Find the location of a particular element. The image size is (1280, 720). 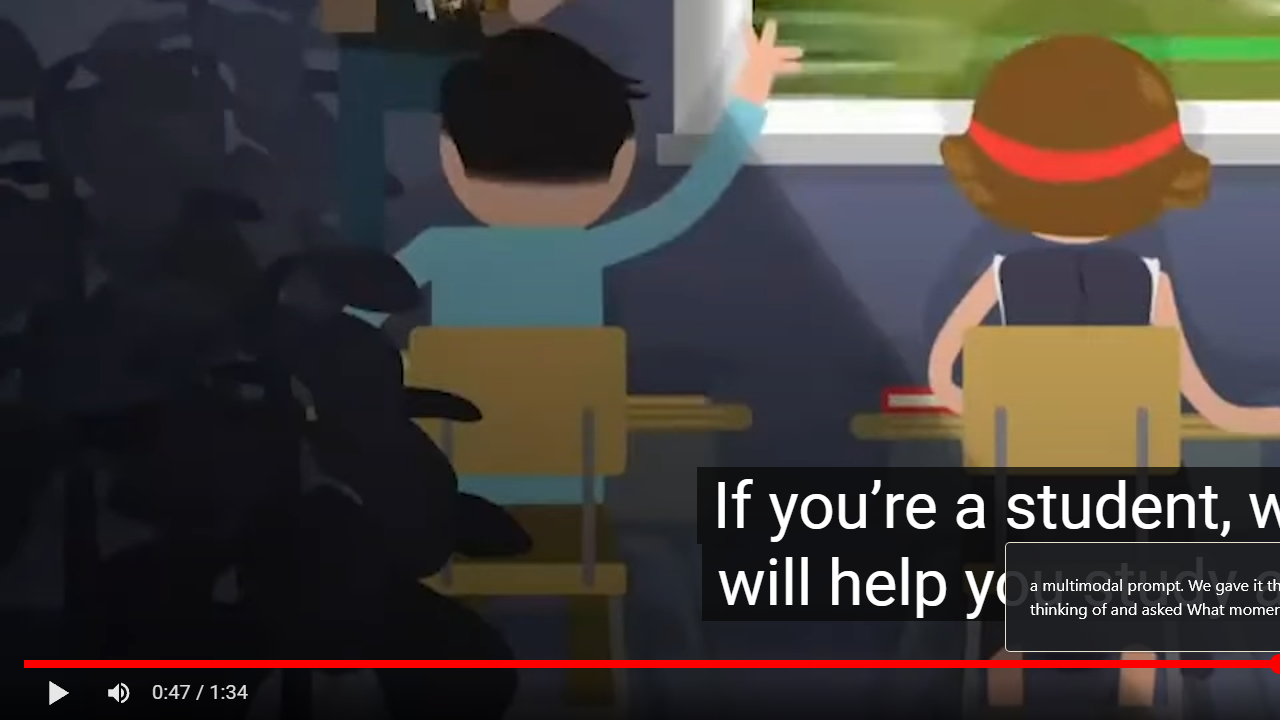

'Pause (k)' is located at coordinates (58, 692).